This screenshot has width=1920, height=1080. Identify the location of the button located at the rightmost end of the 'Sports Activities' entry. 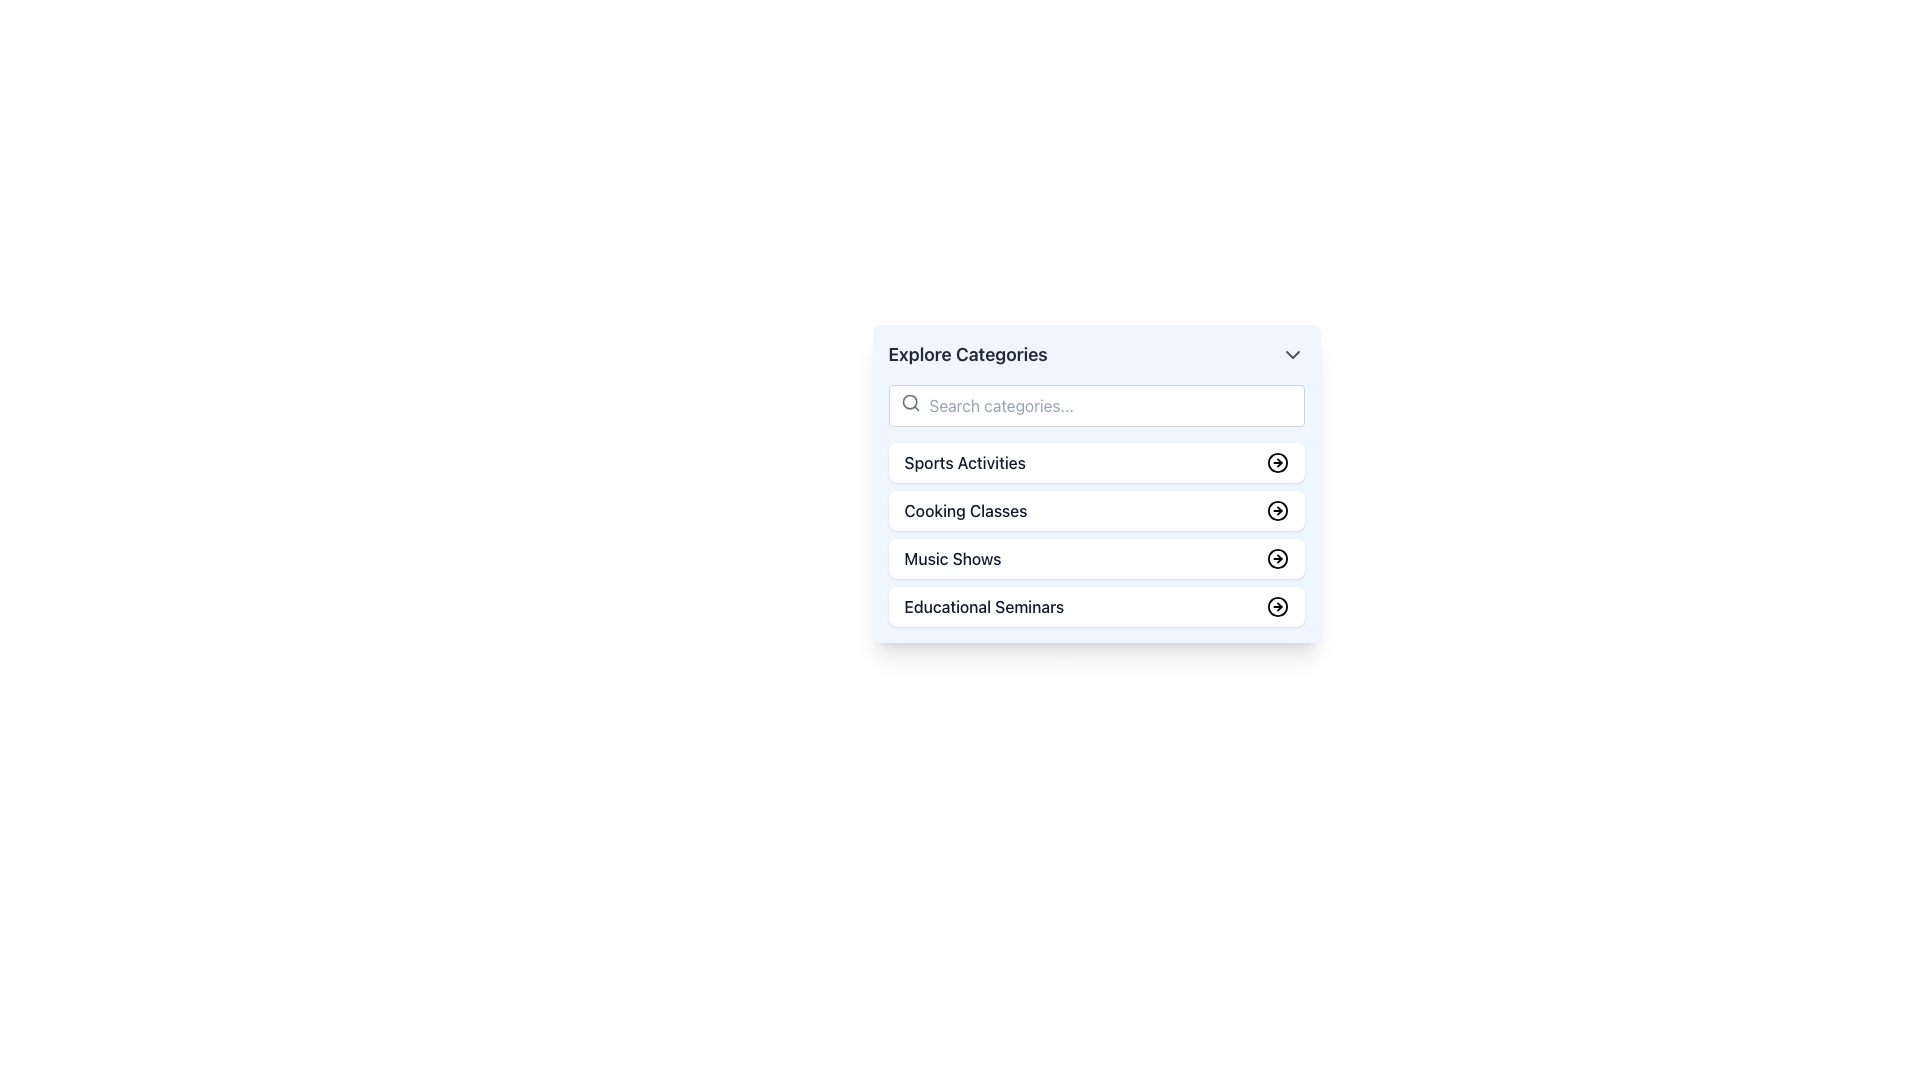
(1276, 462).